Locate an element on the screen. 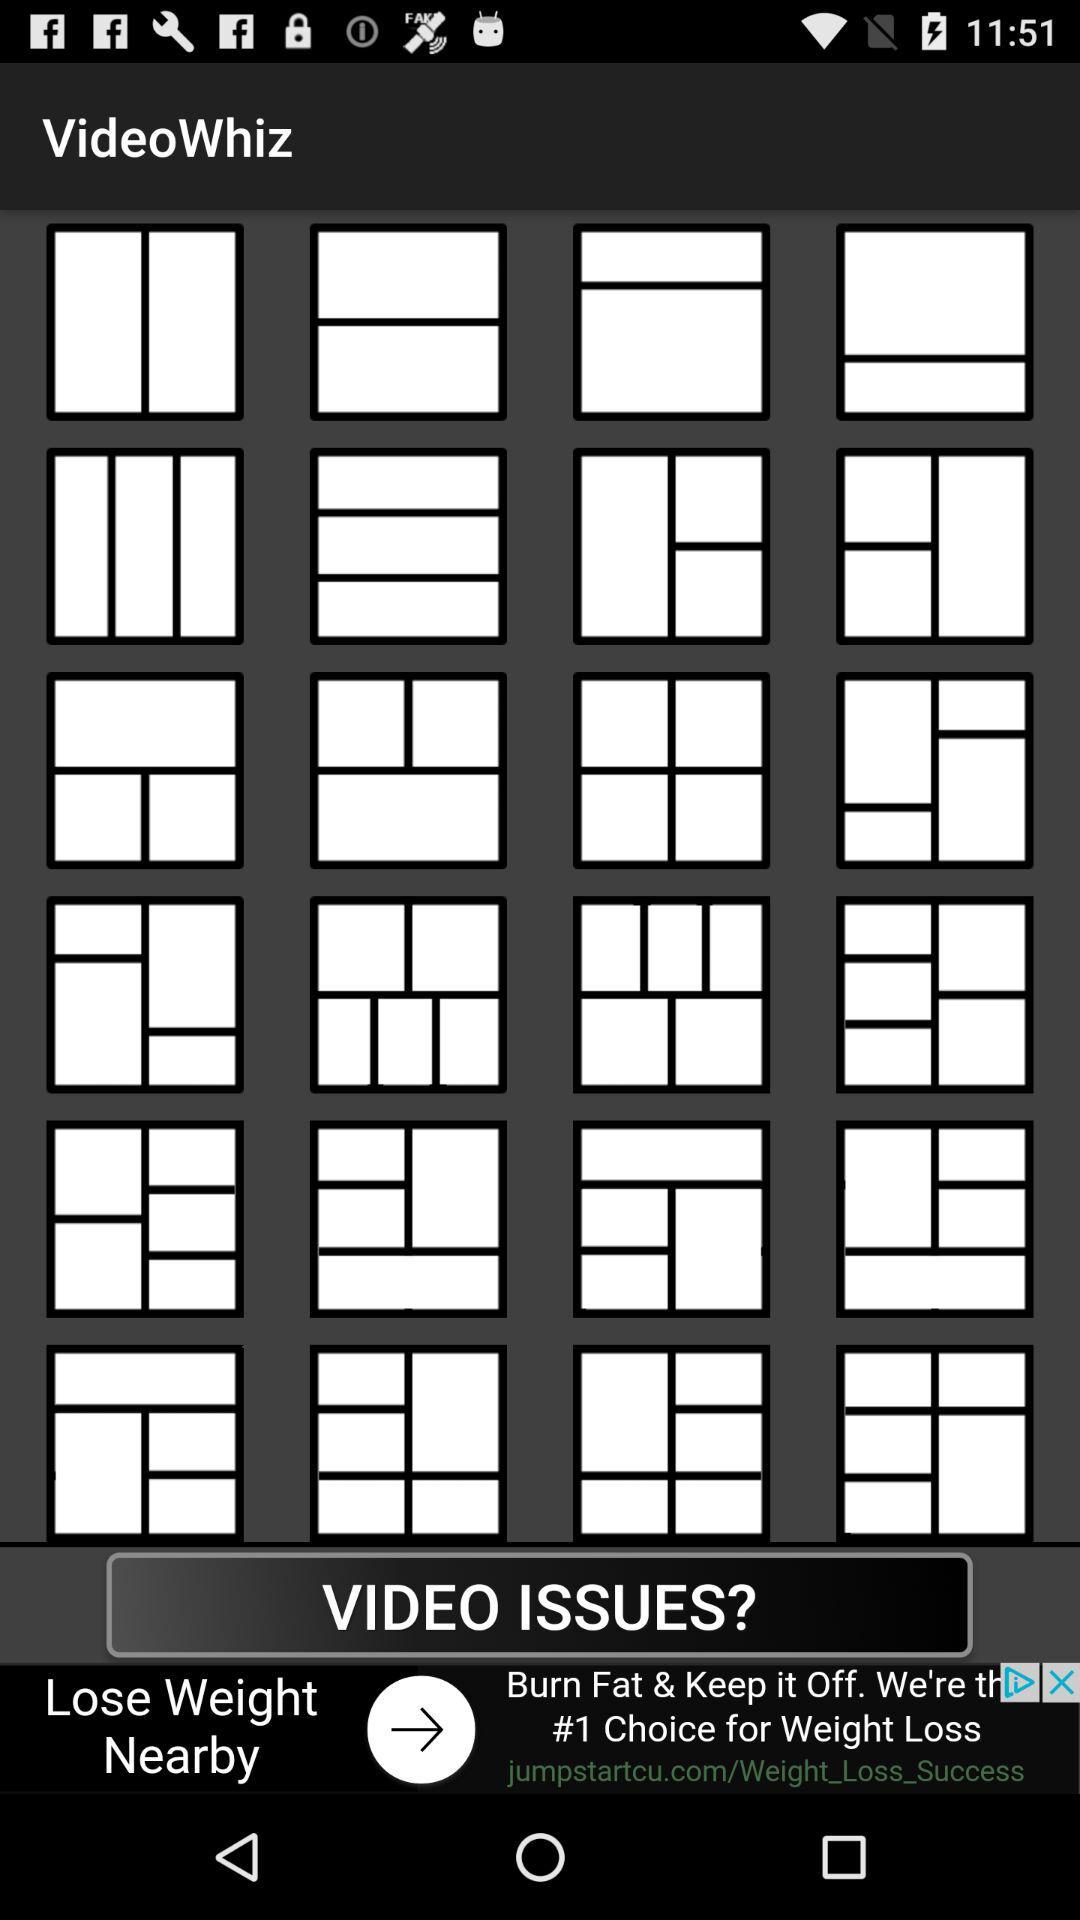  layout option is located at coordinates (934, 769).